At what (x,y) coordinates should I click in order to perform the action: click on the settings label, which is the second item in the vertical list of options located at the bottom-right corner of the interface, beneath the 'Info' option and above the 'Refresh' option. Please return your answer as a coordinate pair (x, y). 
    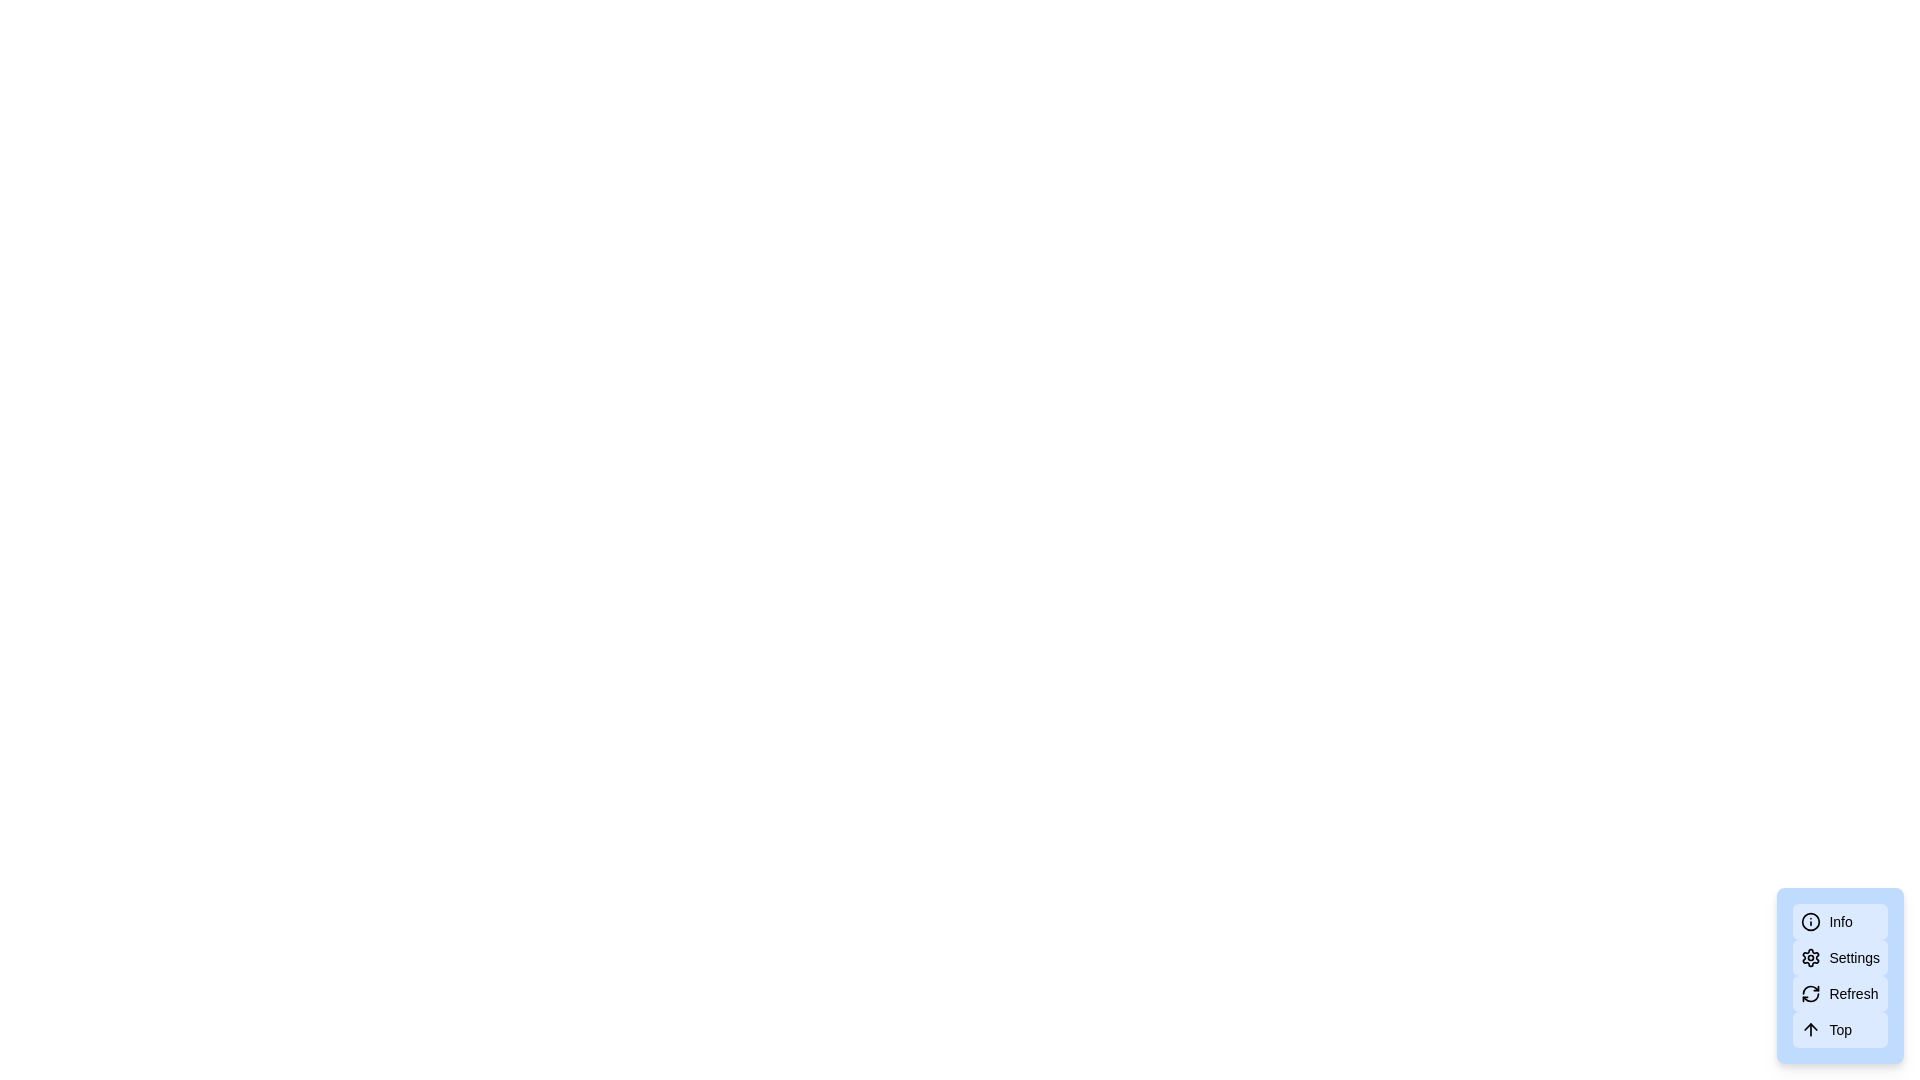
    Looking at the image, I should click on (1853, 956).